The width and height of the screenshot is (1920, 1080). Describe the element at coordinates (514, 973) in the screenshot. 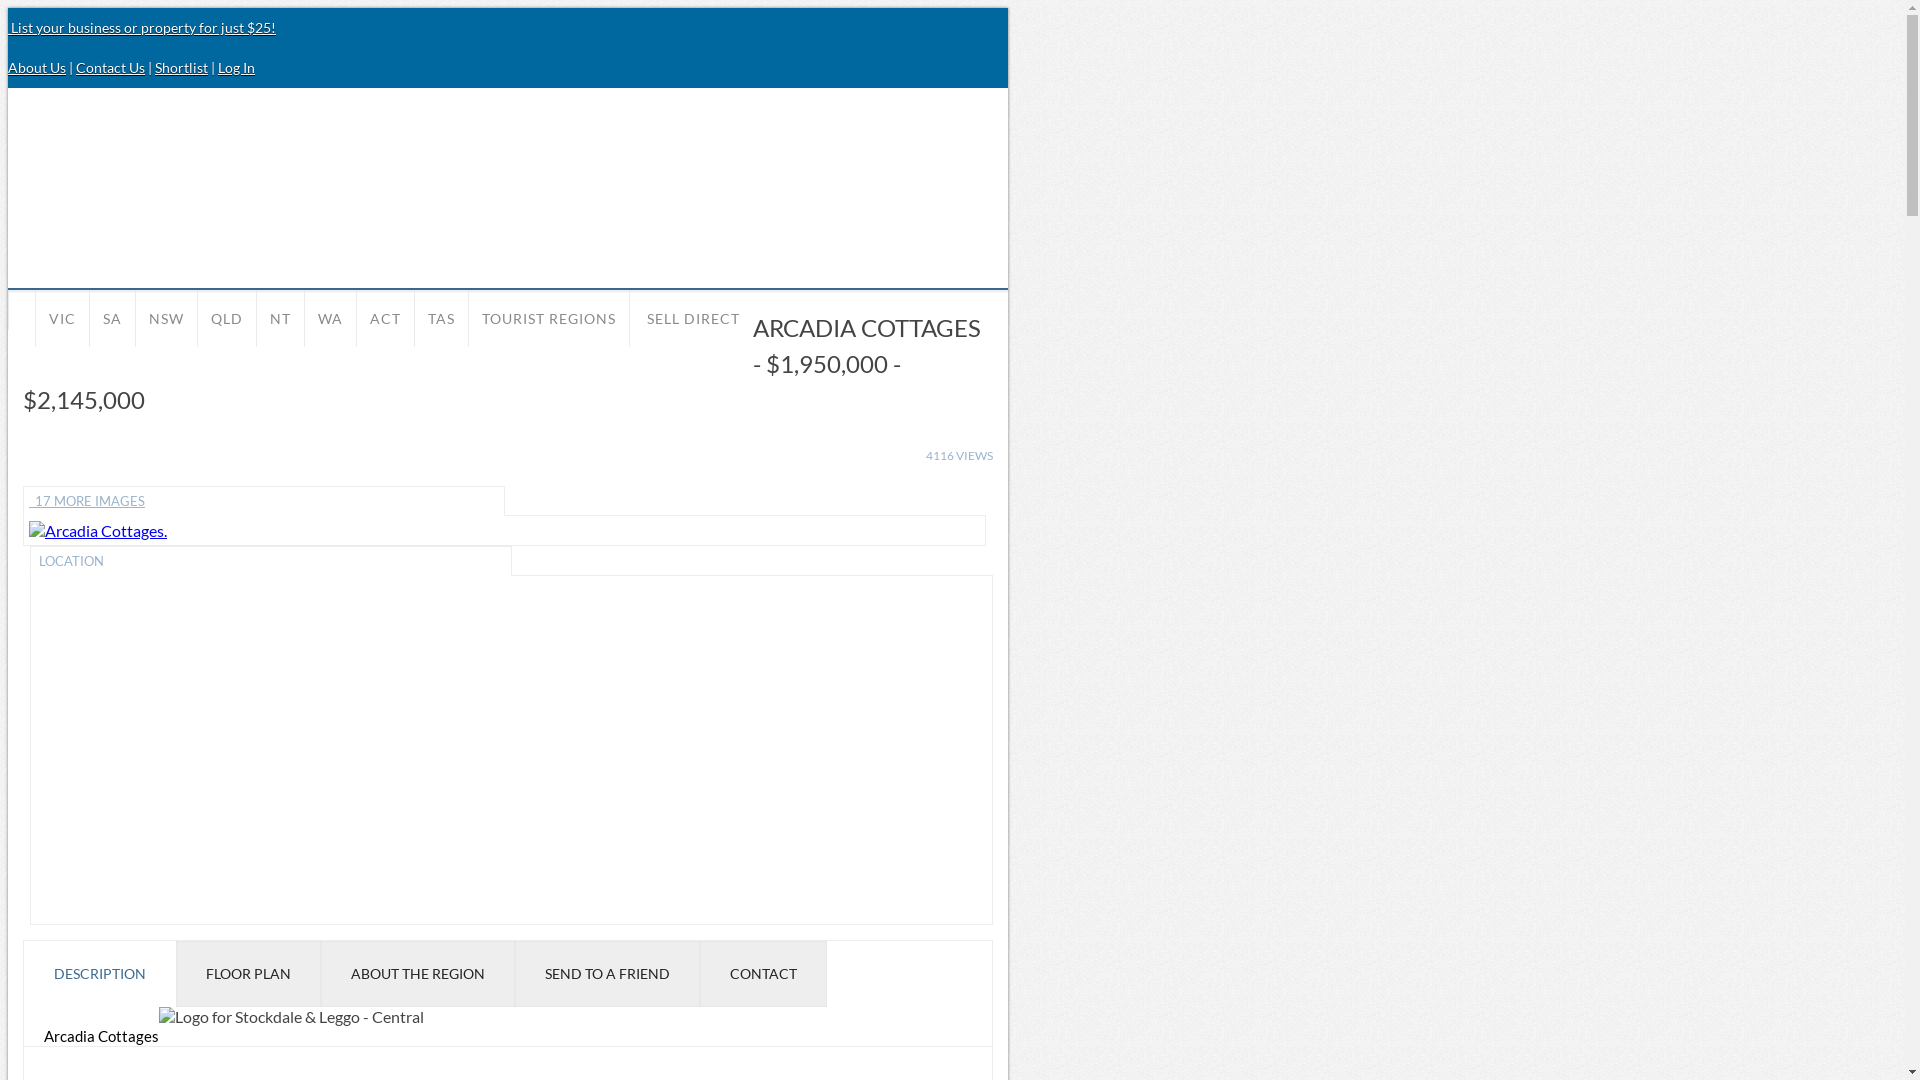

I see `'SEND TO A FRIEND'` at that location.